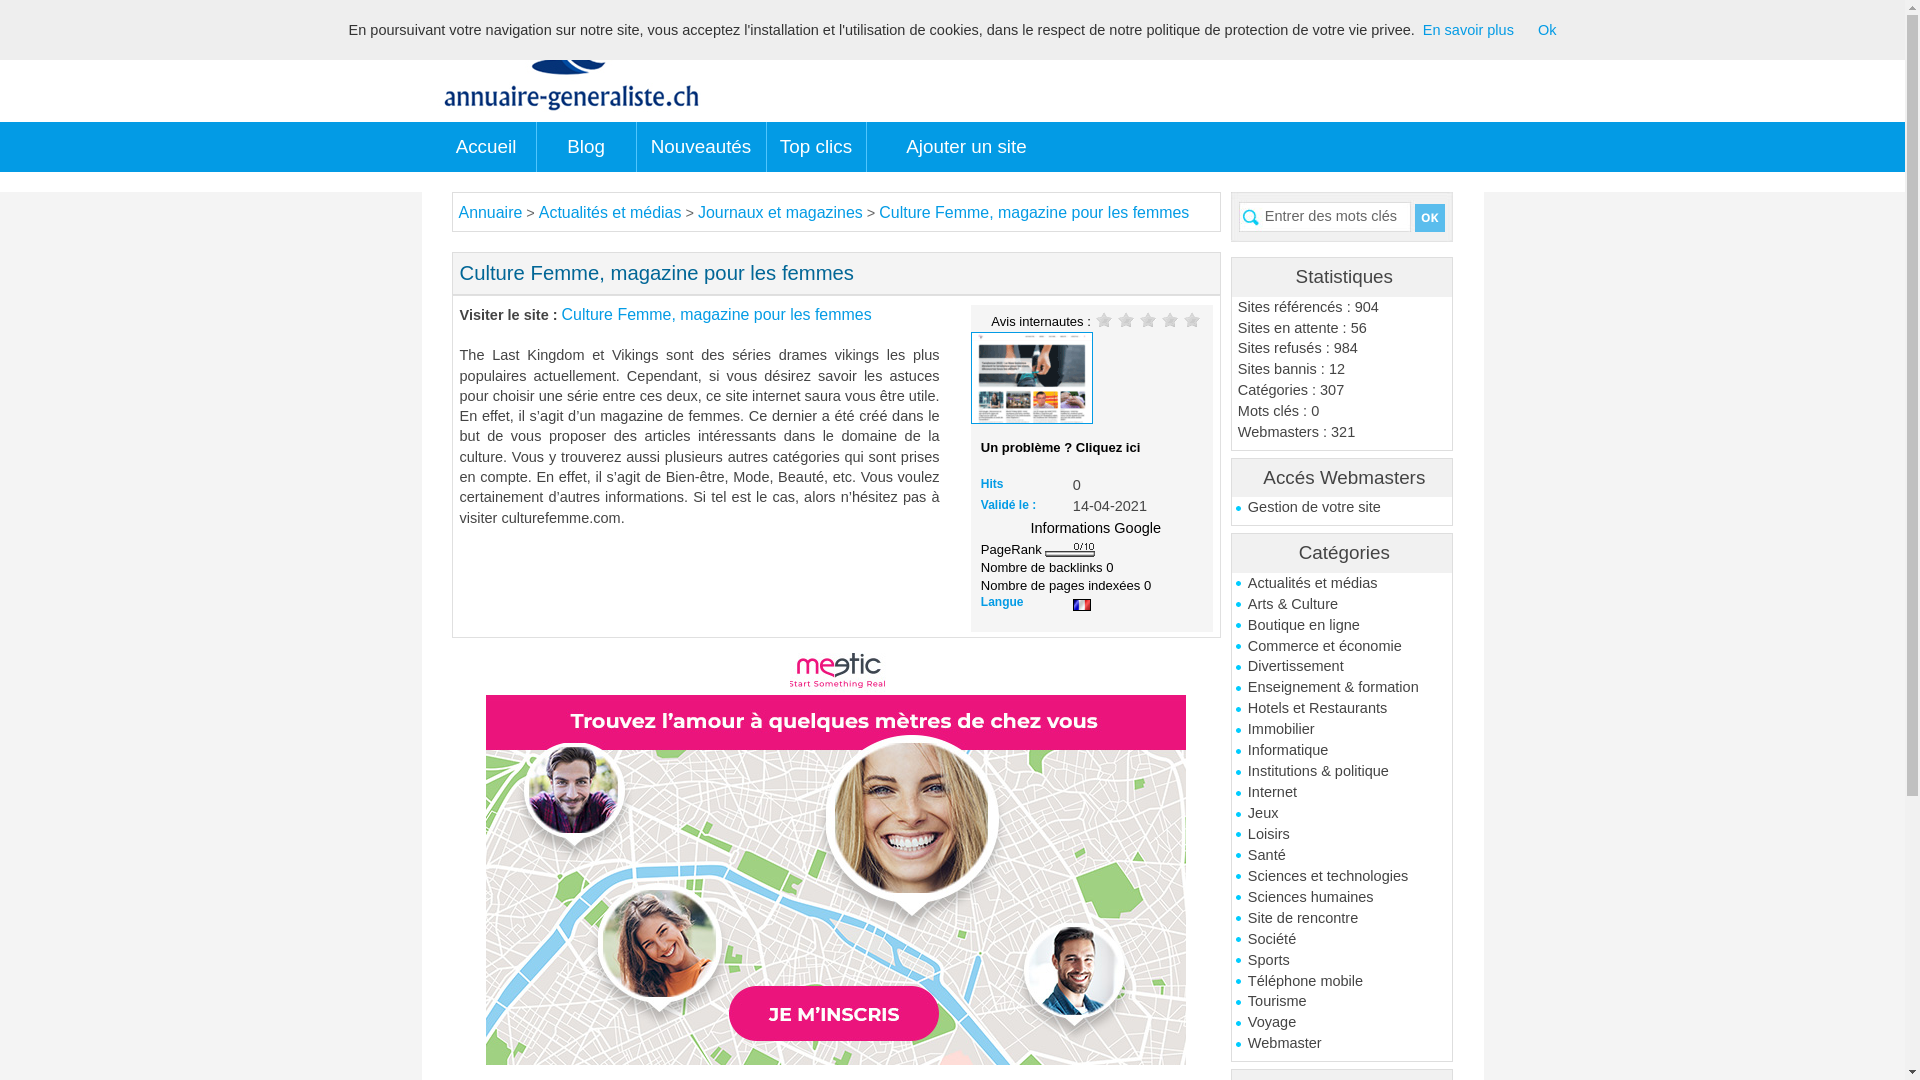  Describe the element at coordinates (1342, 1022) in the screenshot. I see `'Voyage'` at that location.